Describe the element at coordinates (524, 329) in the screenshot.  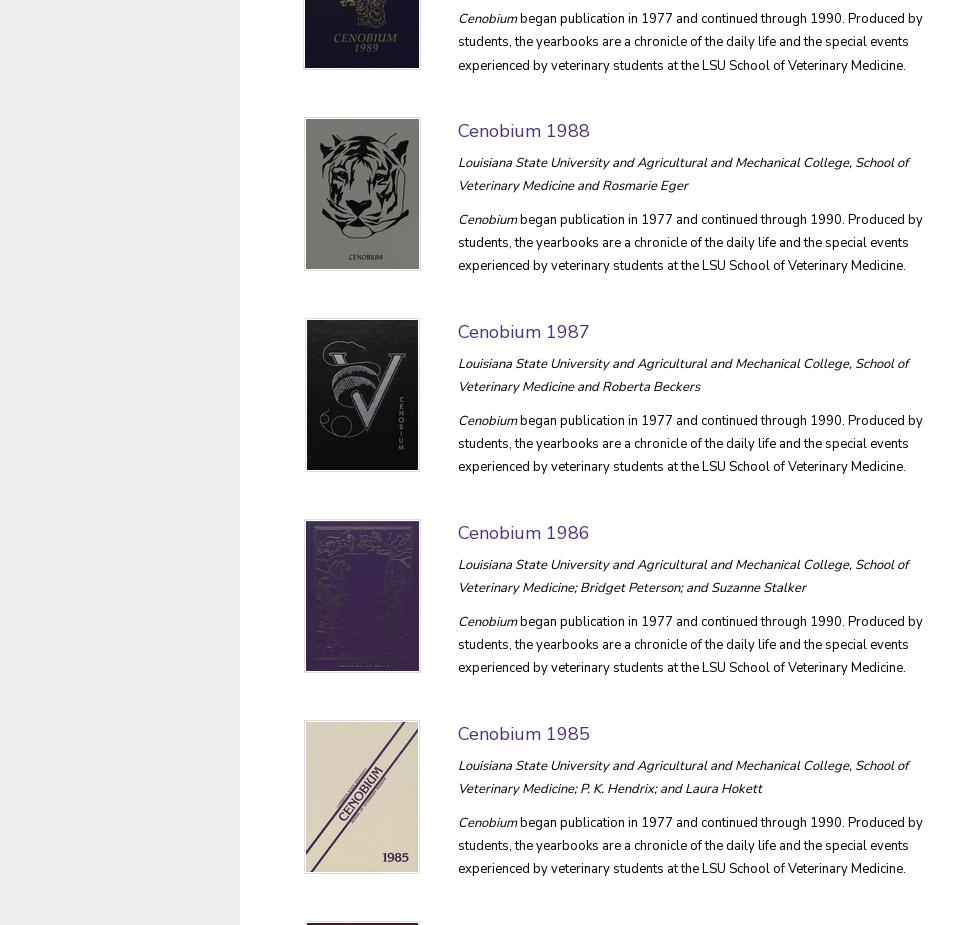
I see `'Cenobium 1987'` at that location.